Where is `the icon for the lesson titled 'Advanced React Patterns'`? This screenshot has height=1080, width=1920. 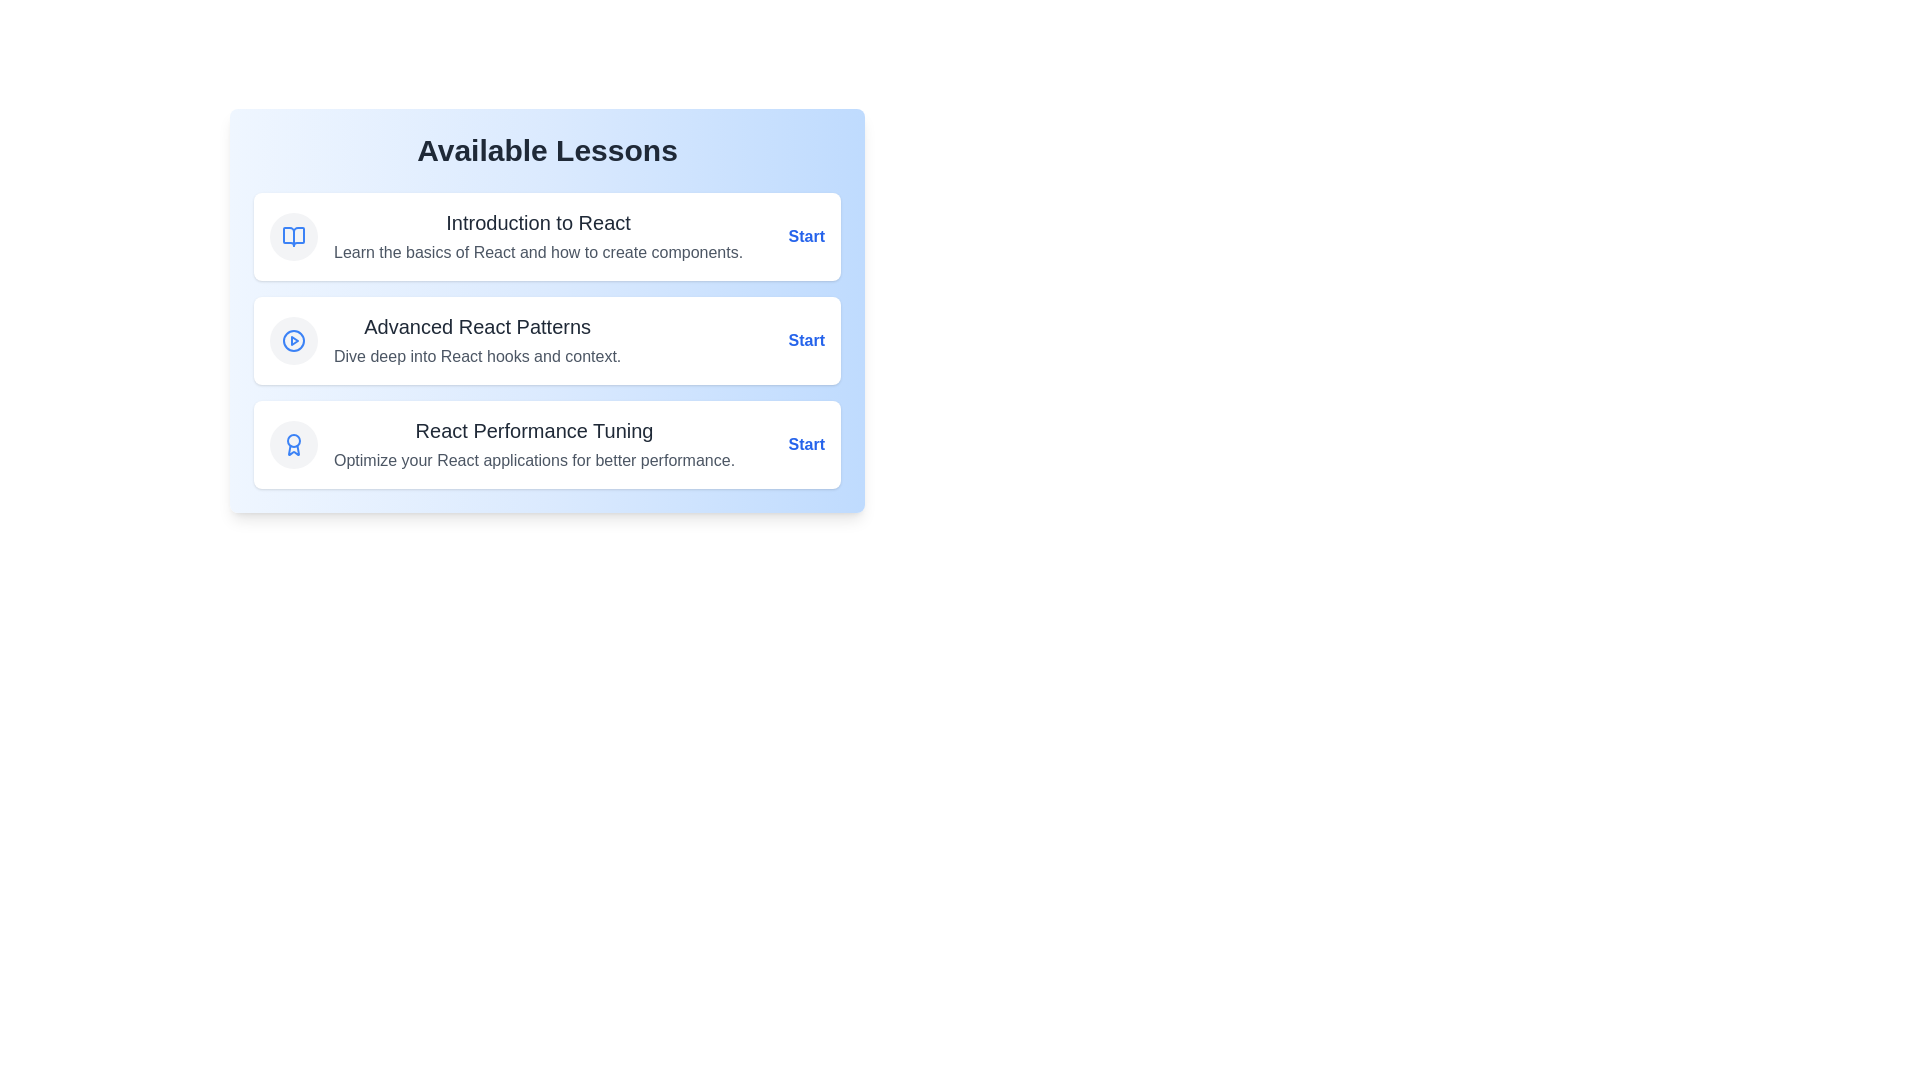
the icon for the lesson titled 'Advanced React Patterns' is located at coordinates (292, 339).